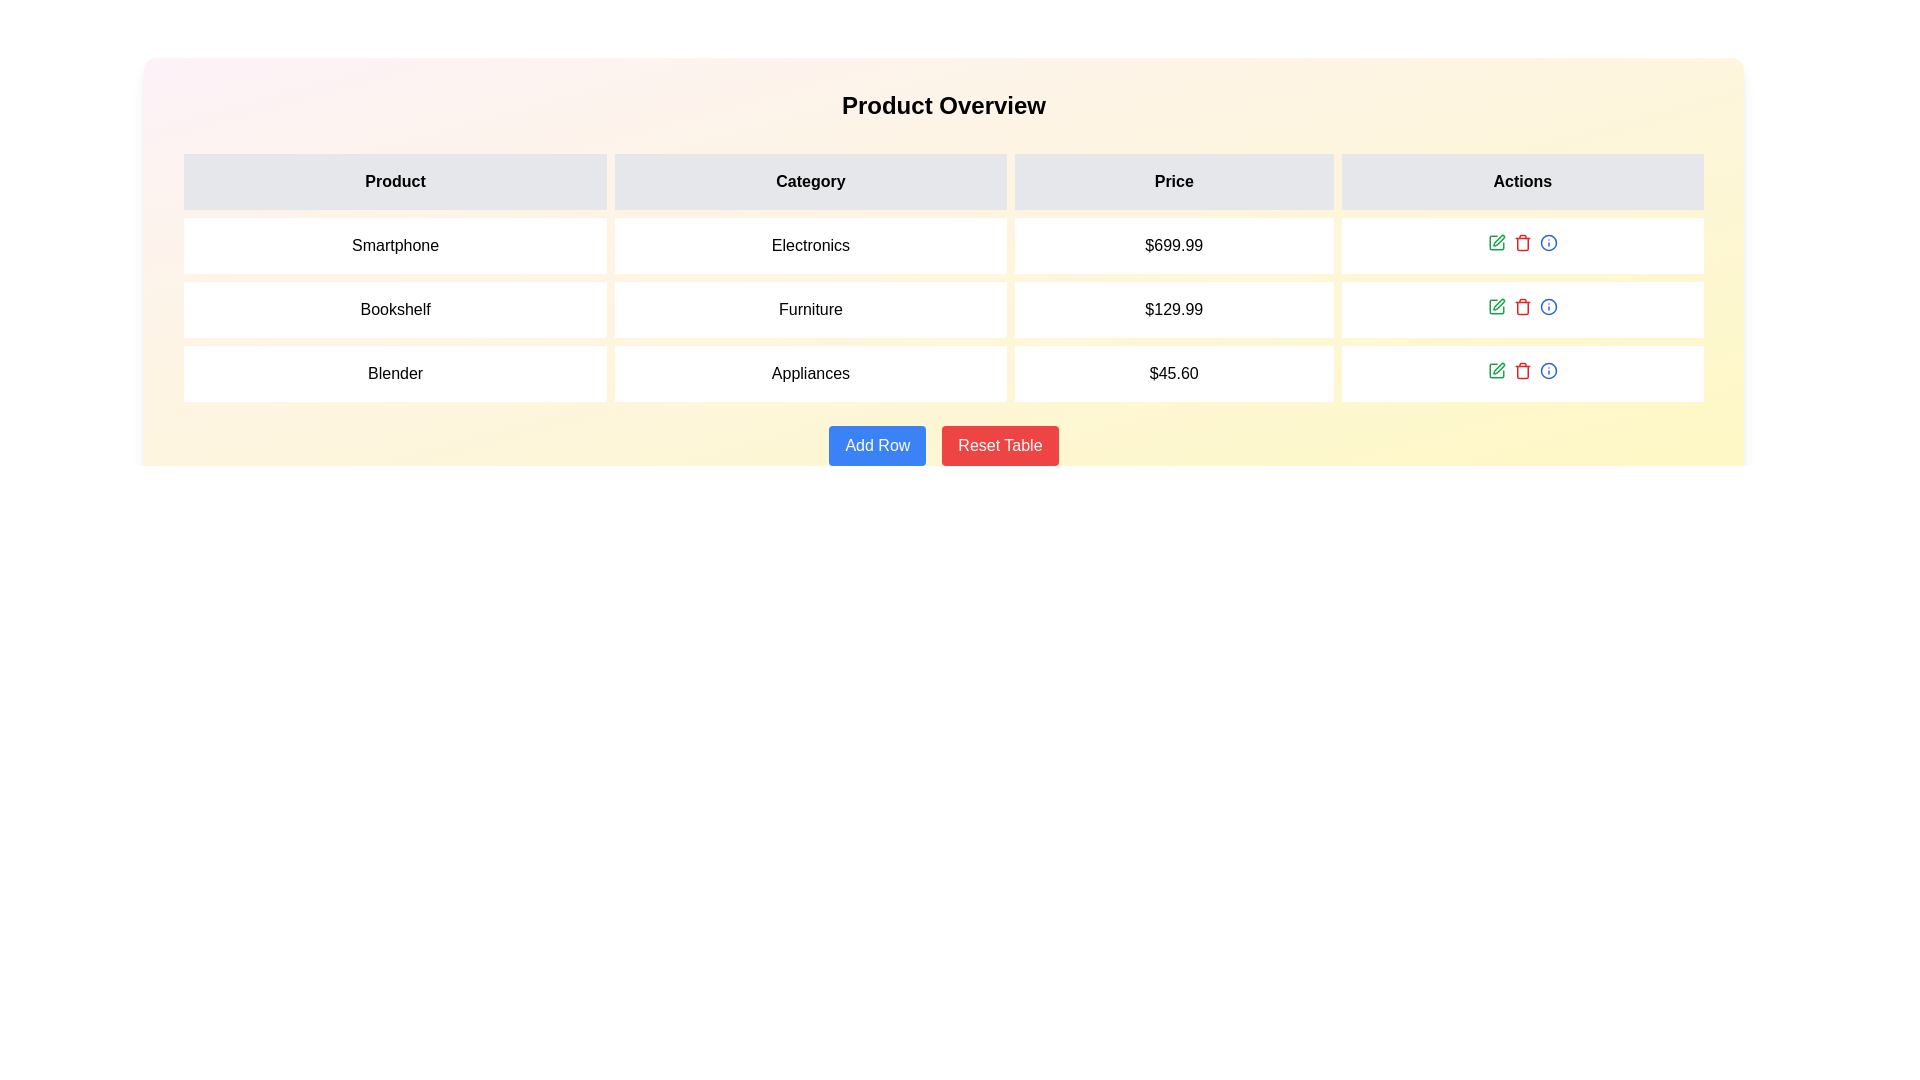 The width and height of the screenshot is (1920, 1080). Describe the element at coordinates (1496, 307) in the screenshot. I see `the edit button located in the 'Actions' column of the table for the 'Bookshelf' product to invoke editing functionality` at that location.